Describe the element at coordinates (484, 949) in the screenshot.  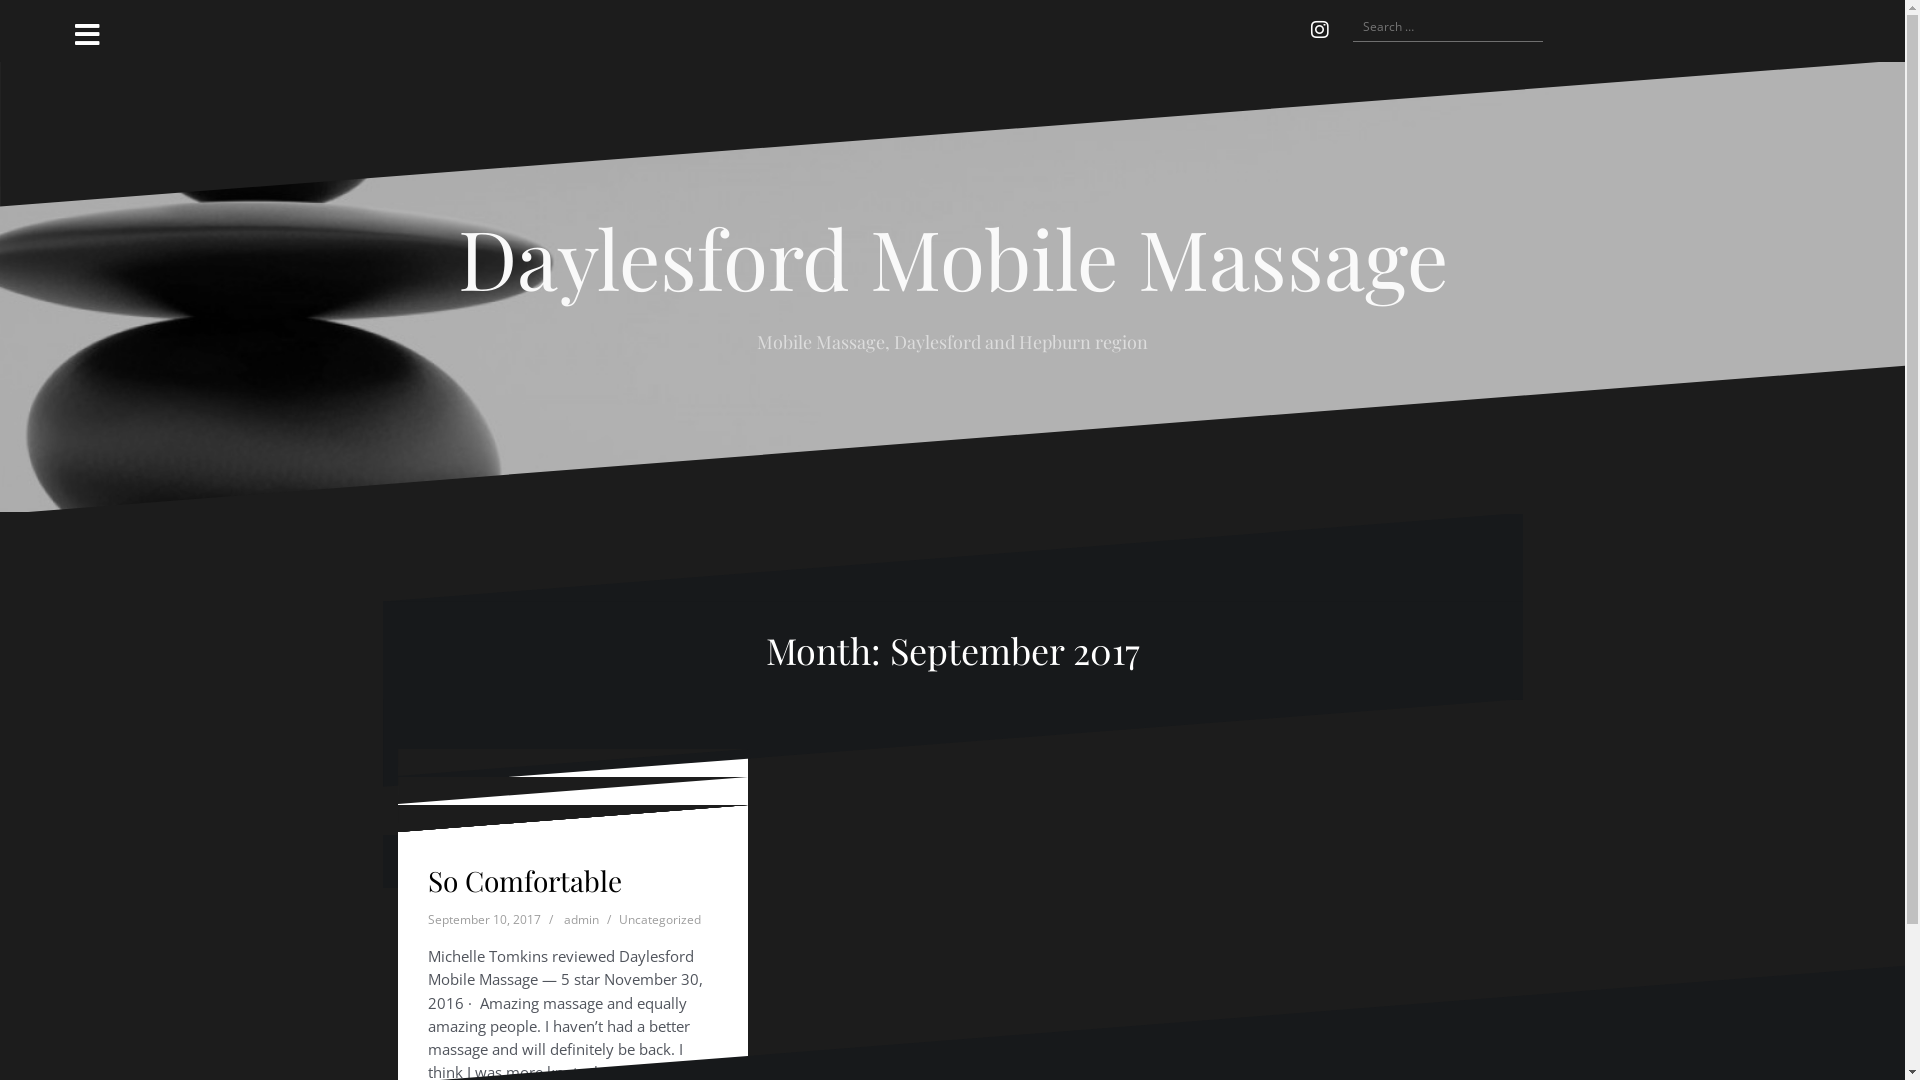
I see `'September 10, 2017'` at that location.